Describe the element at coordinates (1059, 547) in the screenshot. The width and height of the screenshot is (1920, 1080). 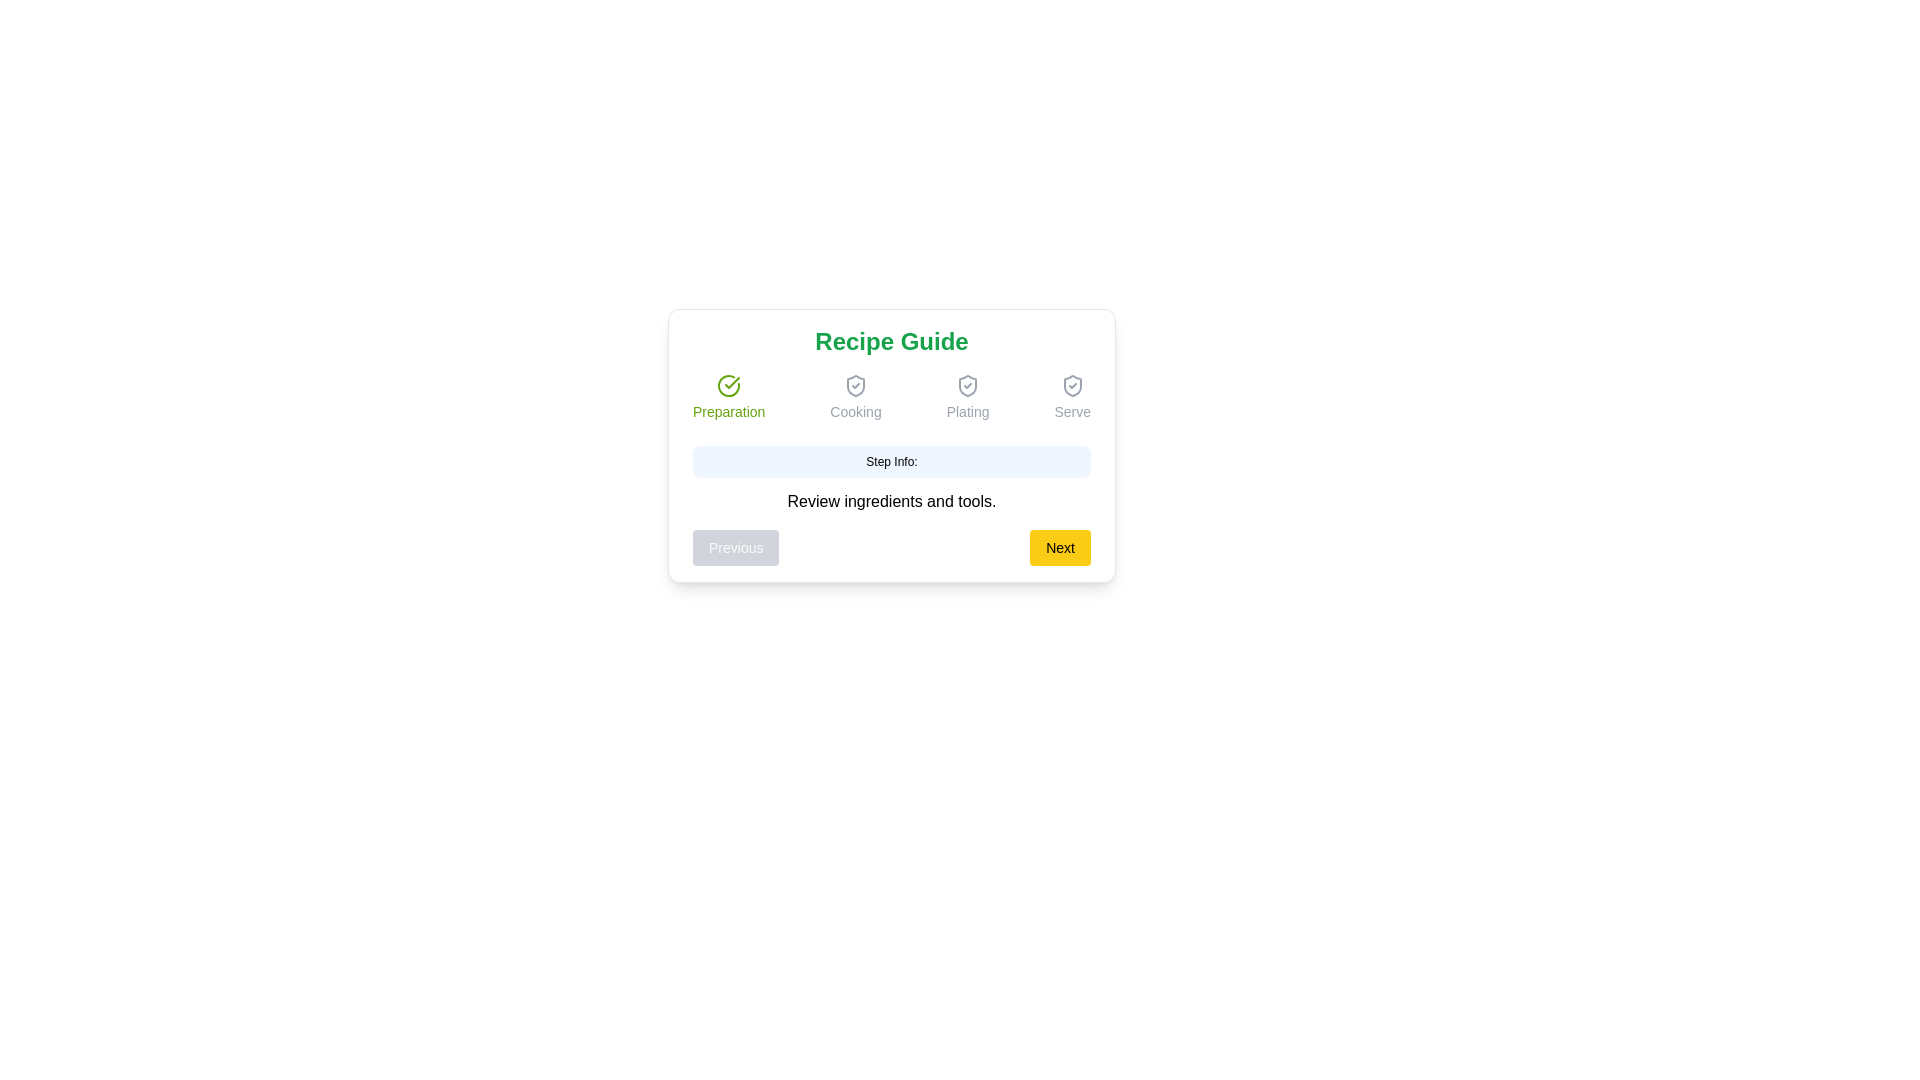
I see `the 'Next' button to proceed to the next step in the recipe guide` at that location.